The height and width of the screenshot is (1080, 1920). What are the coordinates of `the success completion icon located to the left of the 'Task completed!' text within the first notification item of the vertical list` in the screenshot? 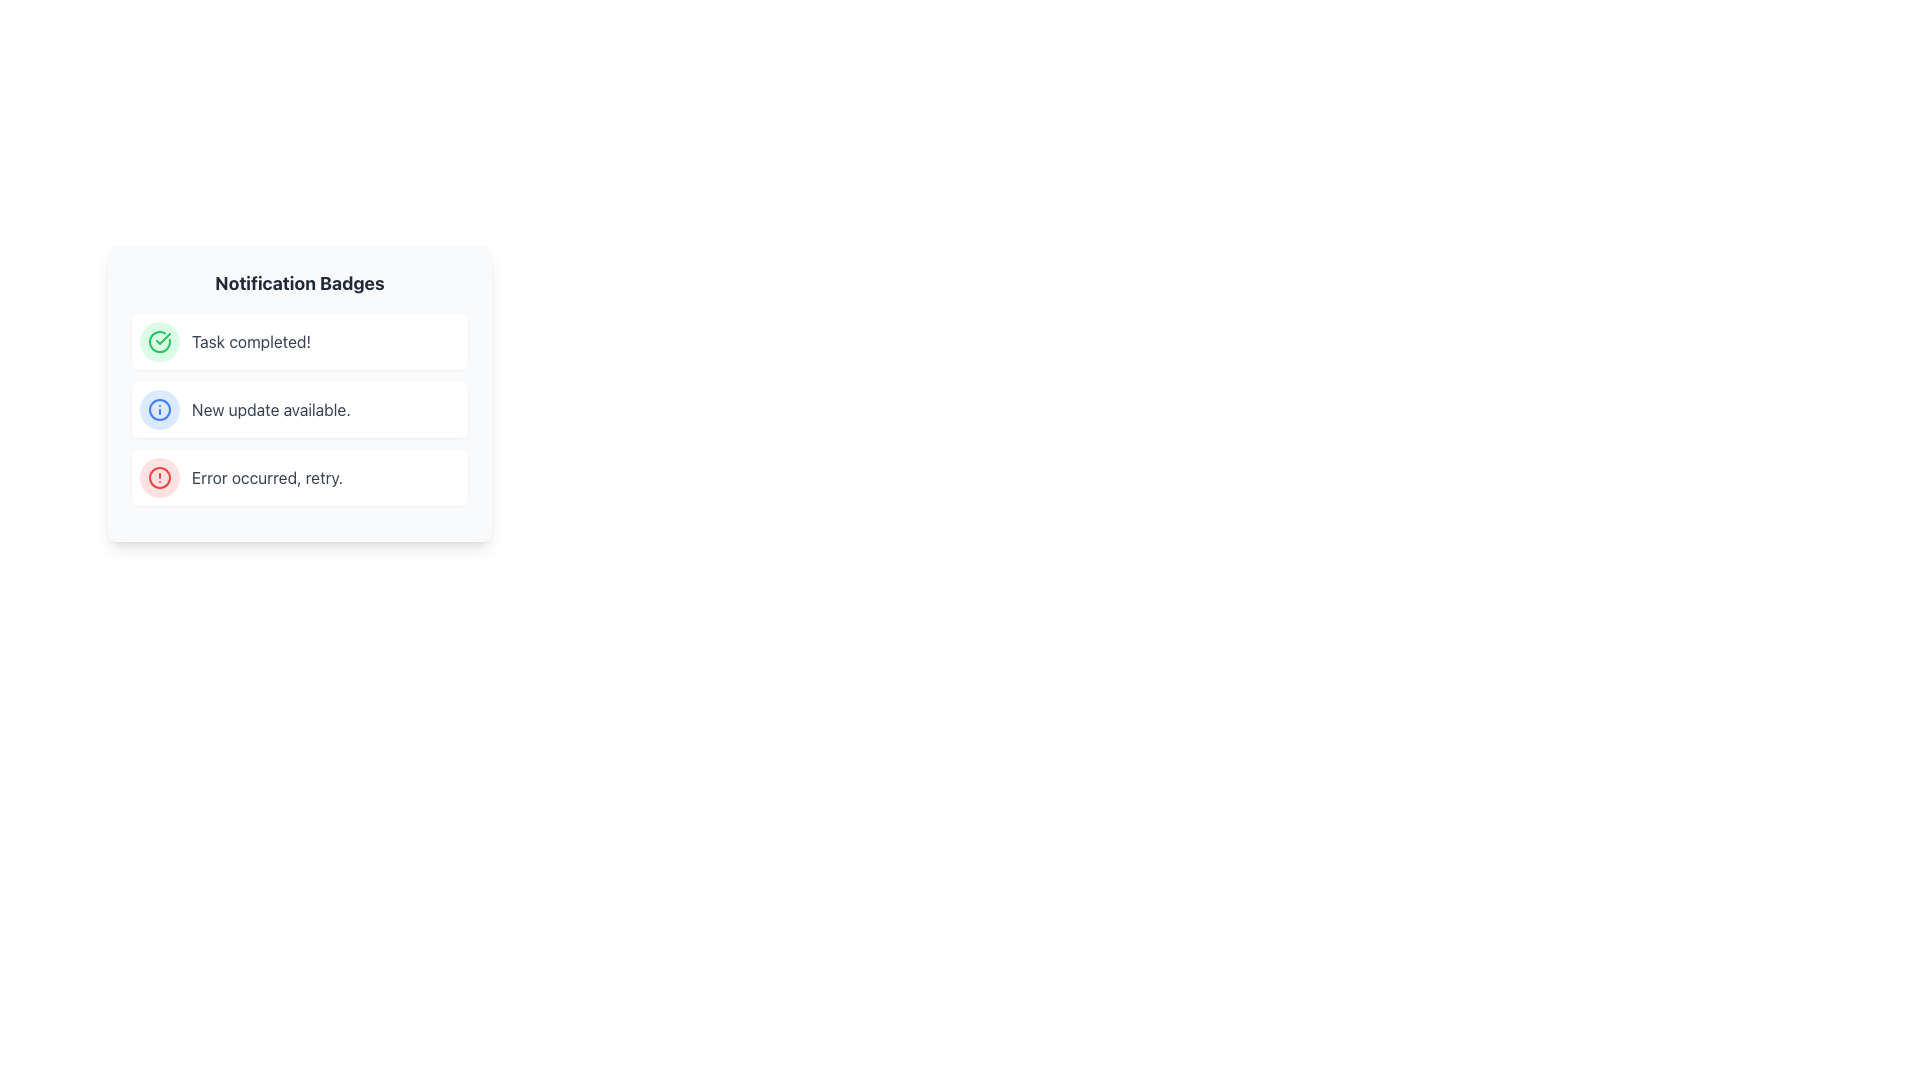 It's located at (158, 341).